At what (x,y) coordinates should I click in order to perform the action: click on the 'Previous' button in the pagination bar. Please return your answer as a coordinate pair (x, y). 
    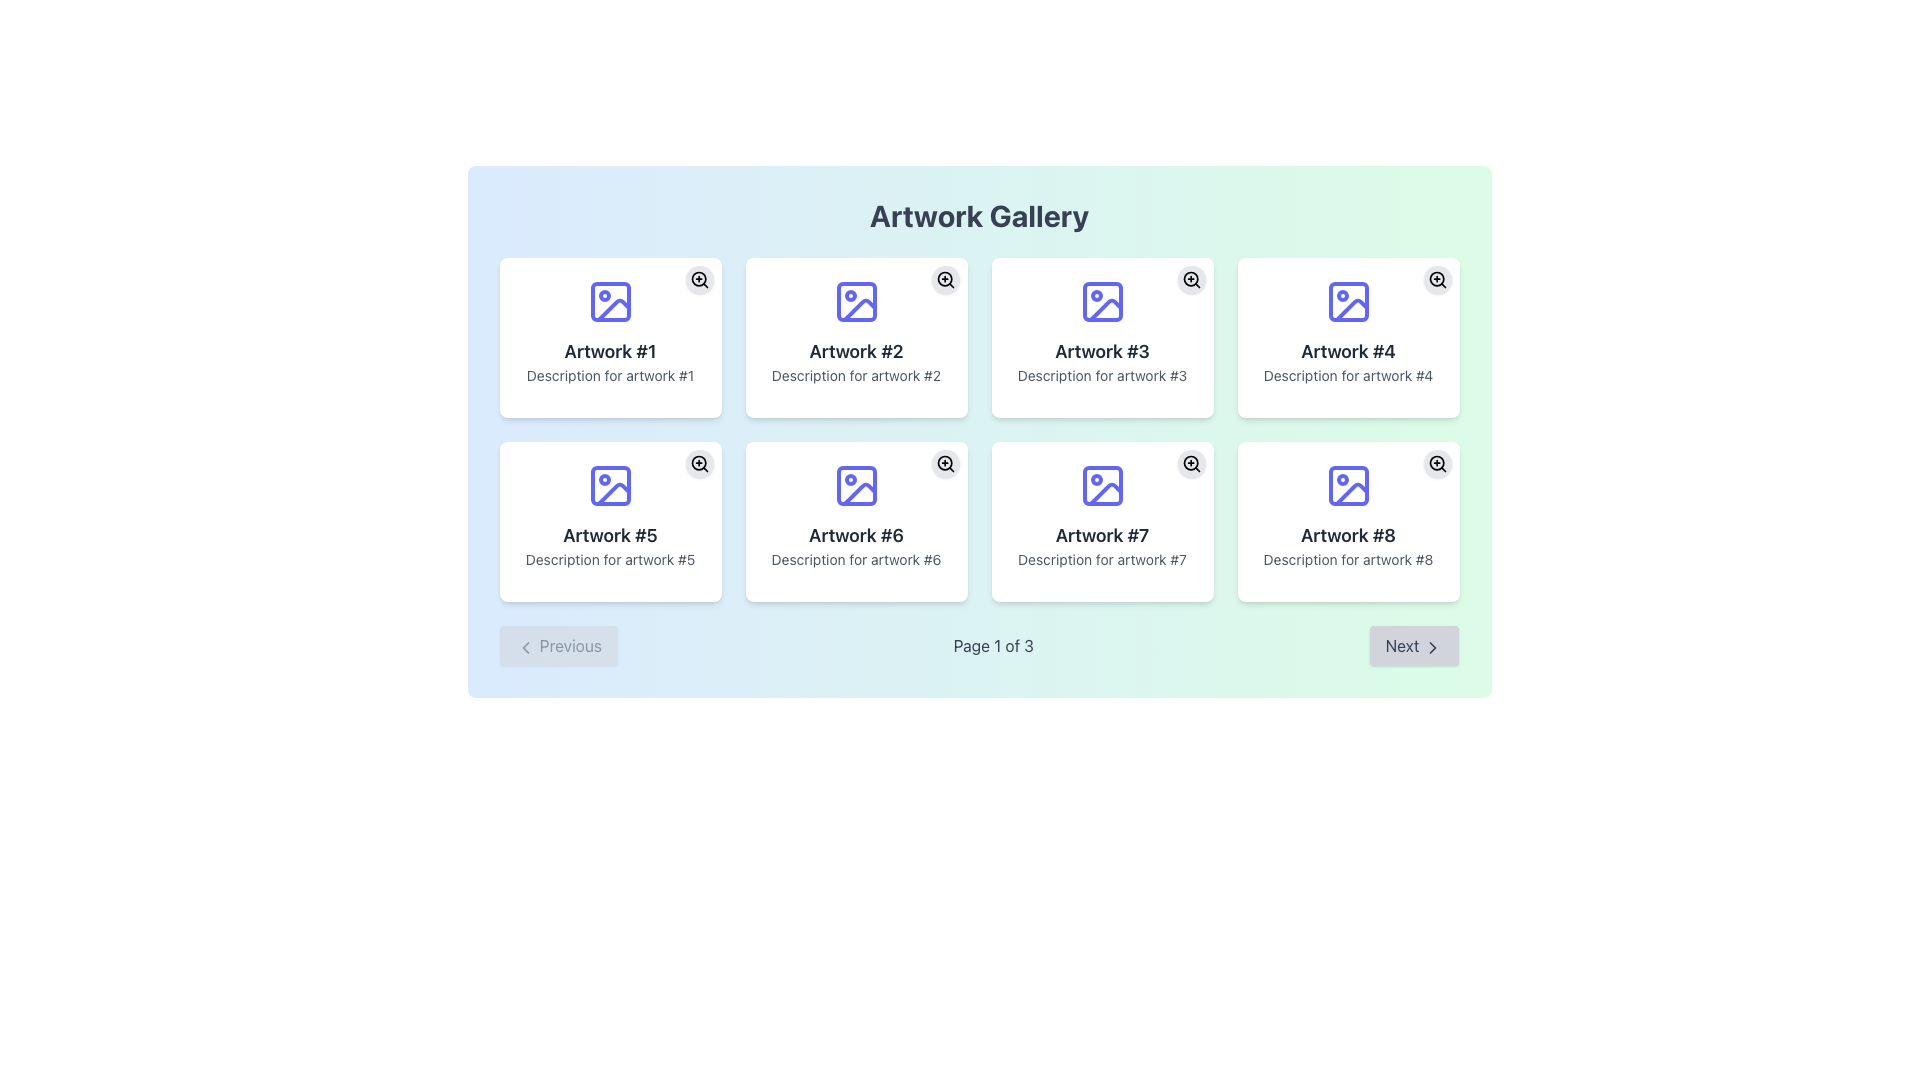
    Looking at the image, I should click on (557, 645).